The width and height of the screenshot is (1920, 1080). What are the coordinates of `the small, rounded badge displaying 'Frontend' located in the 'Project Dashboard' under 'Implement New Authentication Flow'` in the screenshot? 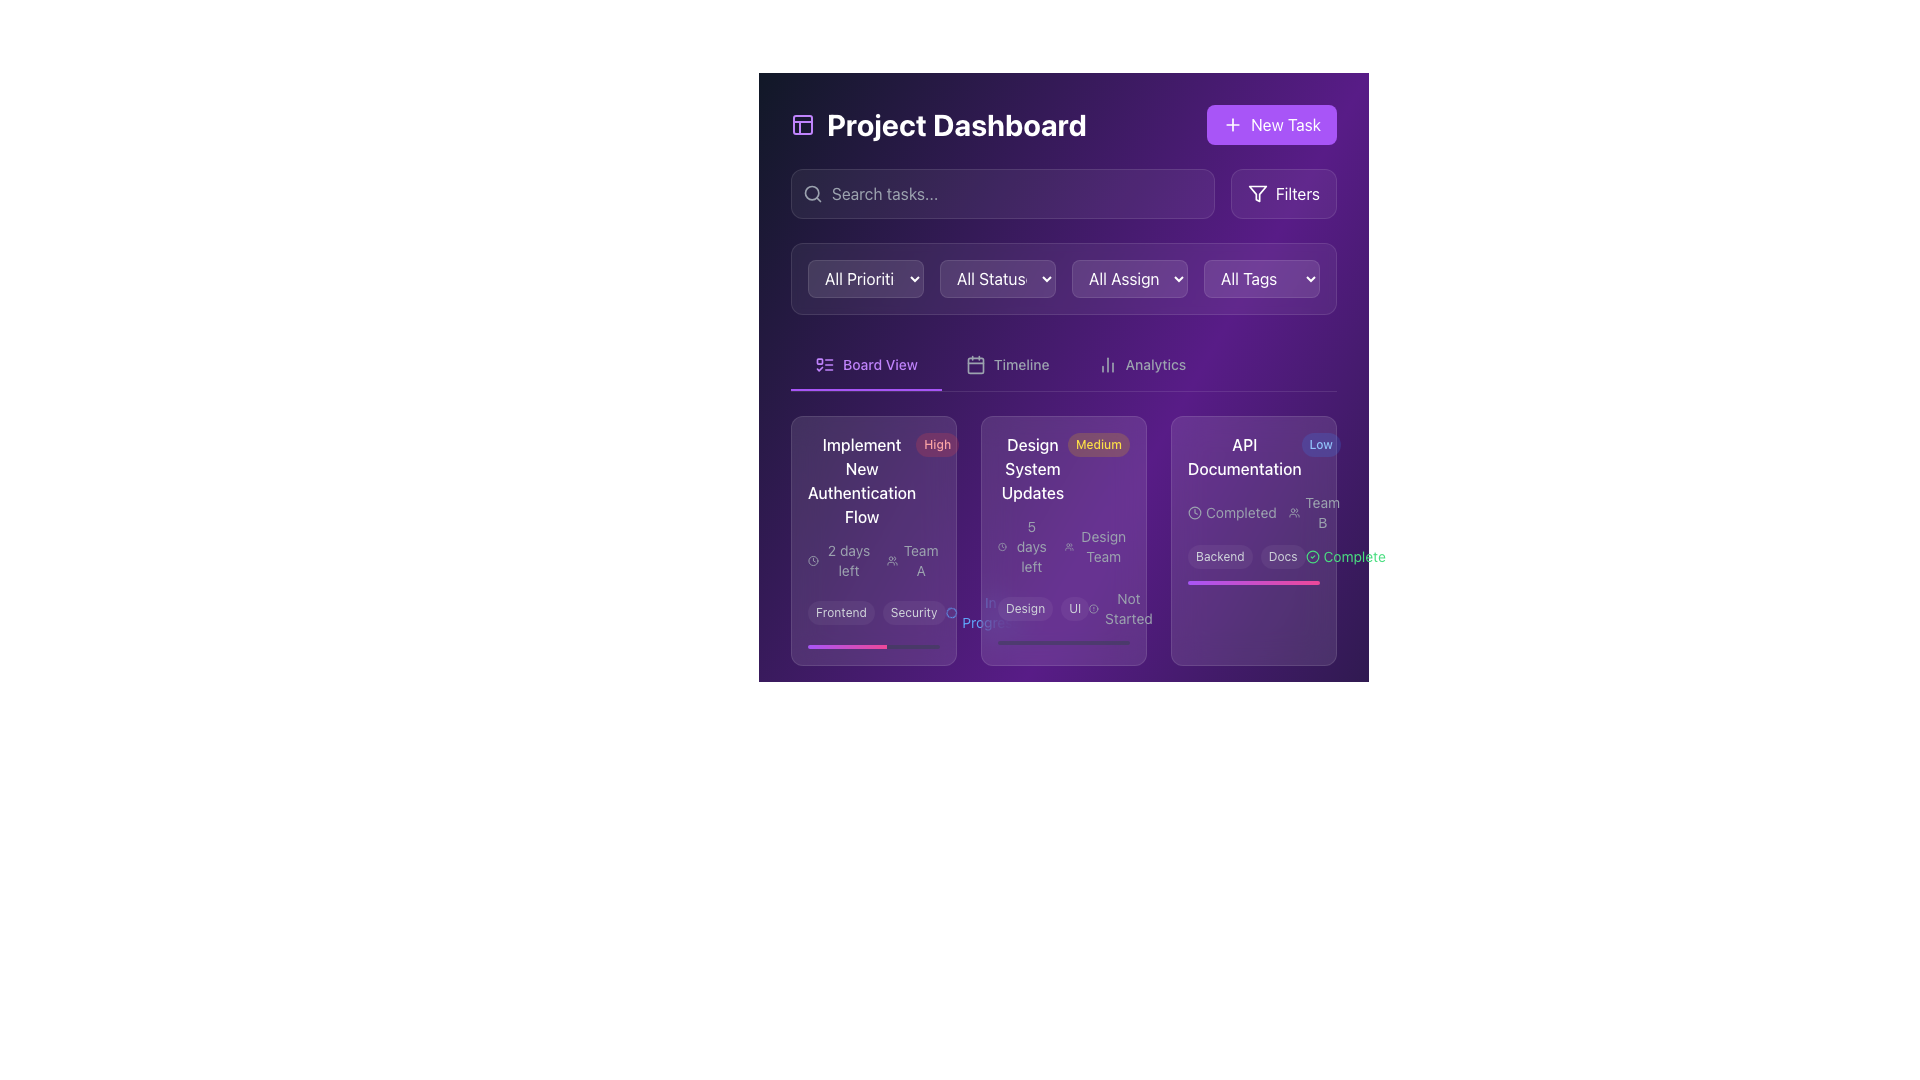 It's located at (841, 612).